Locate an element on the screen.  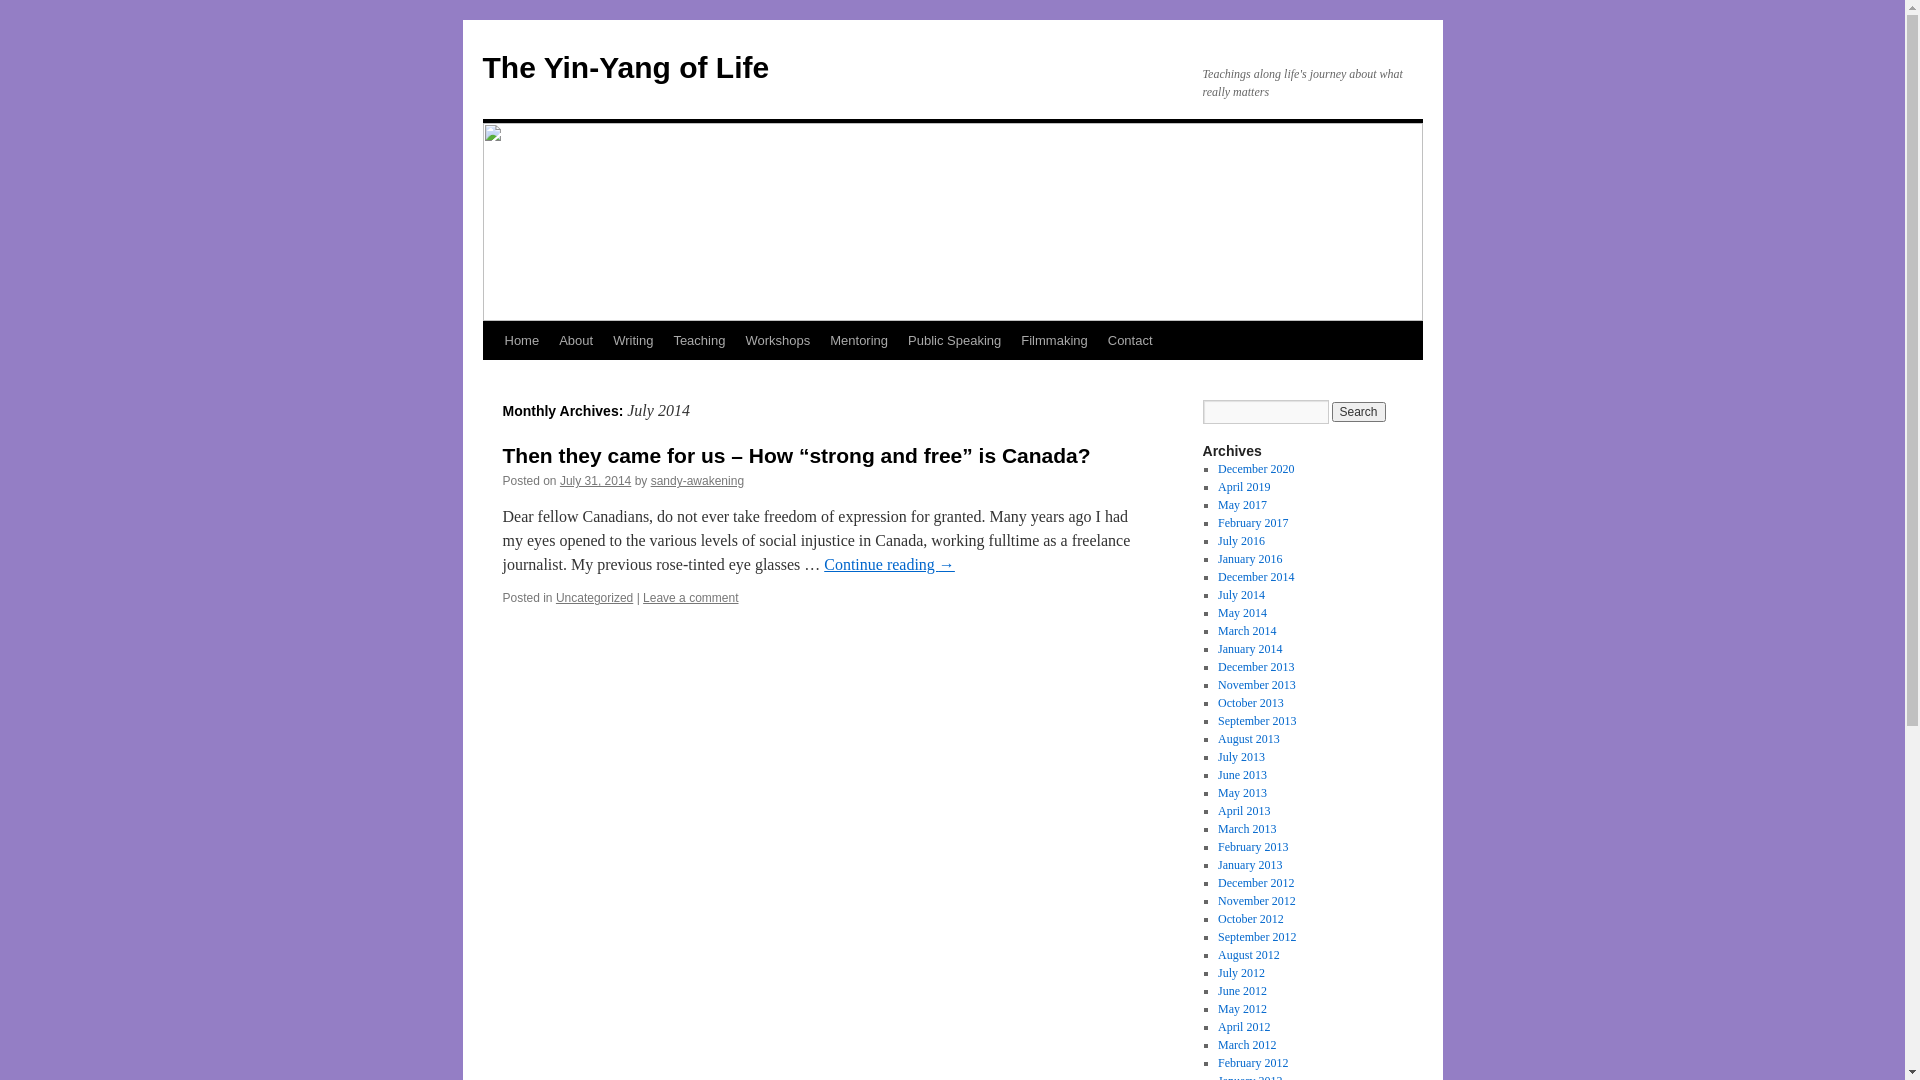
'The Yin-Yang of Life' is located at coordinates (624, 66).